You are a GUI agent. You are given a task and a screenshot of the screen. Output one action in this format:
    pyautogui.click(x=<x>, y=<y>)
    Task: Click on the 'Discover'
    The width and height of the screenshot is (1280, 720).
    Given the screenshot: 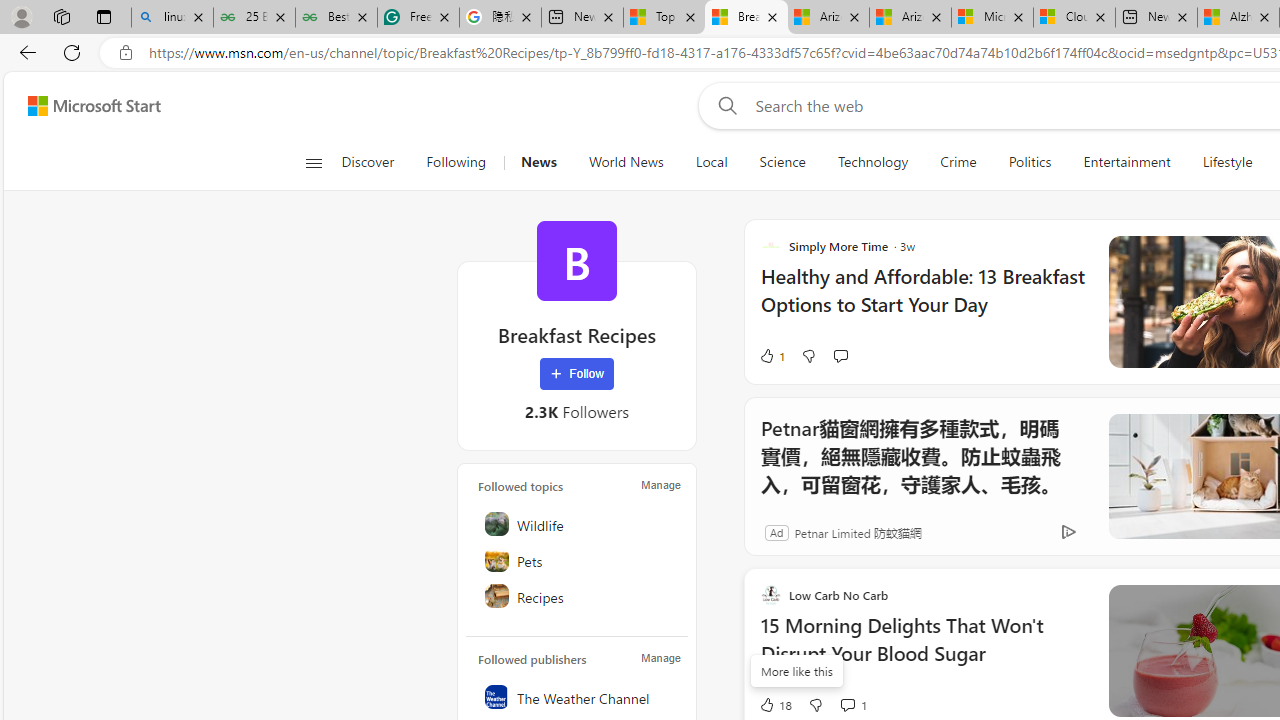 What is the action you would take?
    pyautogui.click(x=368, y=162)
    